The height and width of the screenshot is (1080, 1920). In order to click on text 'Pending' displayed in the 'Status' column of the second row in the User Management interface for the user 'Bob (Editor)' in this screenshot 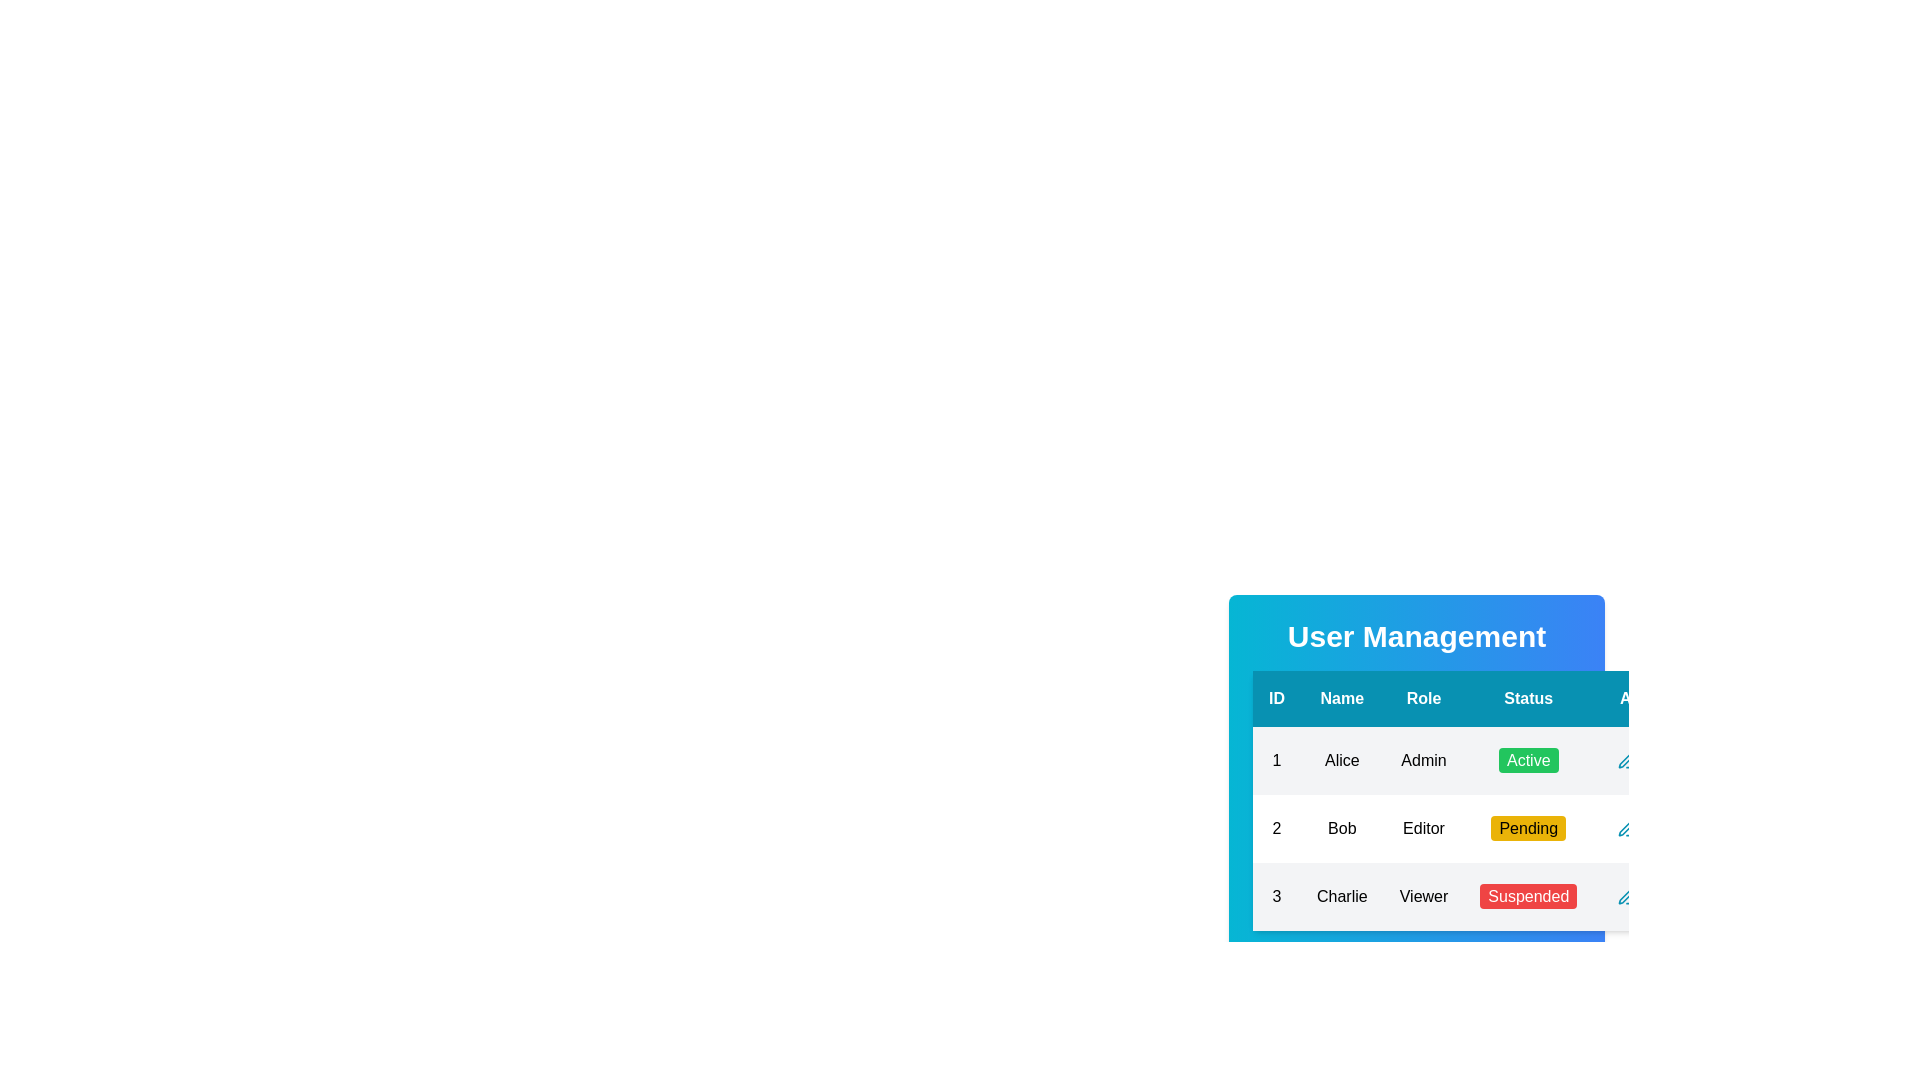, I will do `click(1527, 828)`.